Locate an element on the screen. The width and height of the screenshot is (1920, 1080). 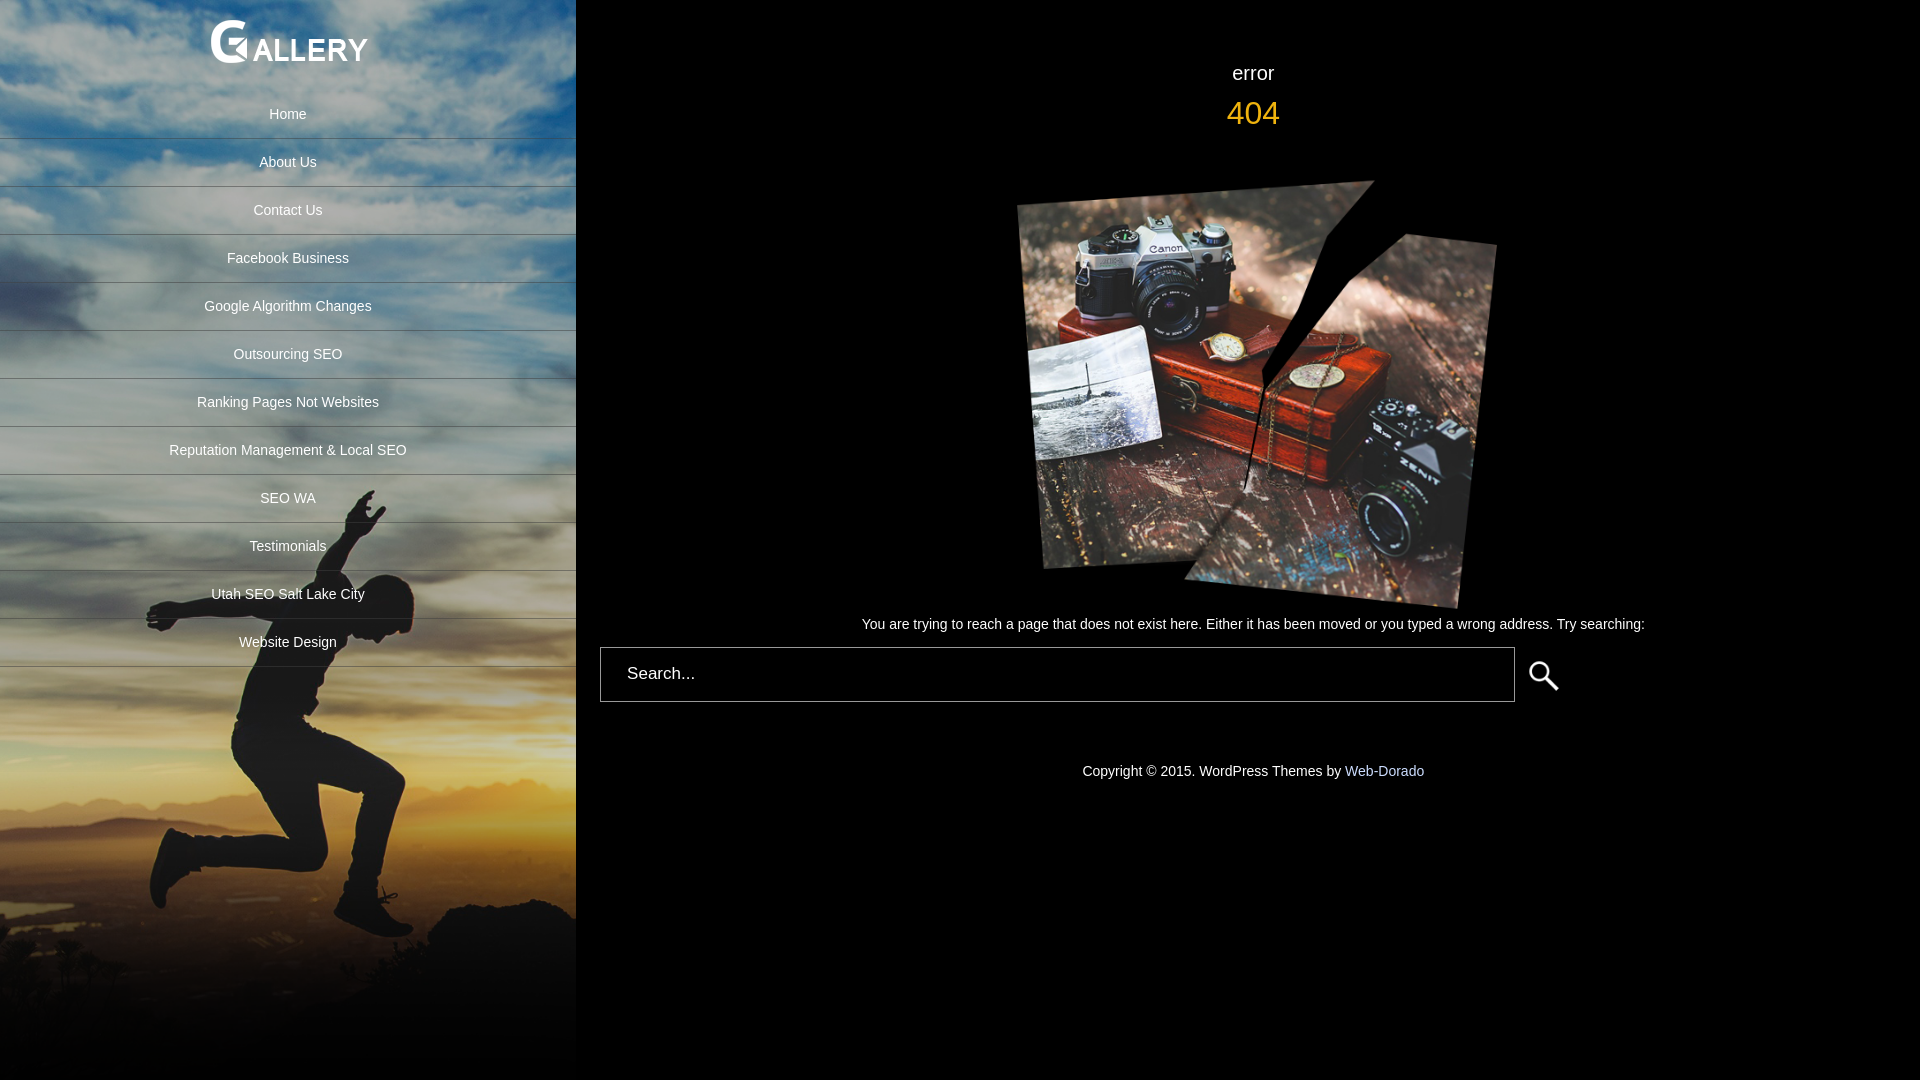
'Contact Us' is located at coordinates (287, 211).